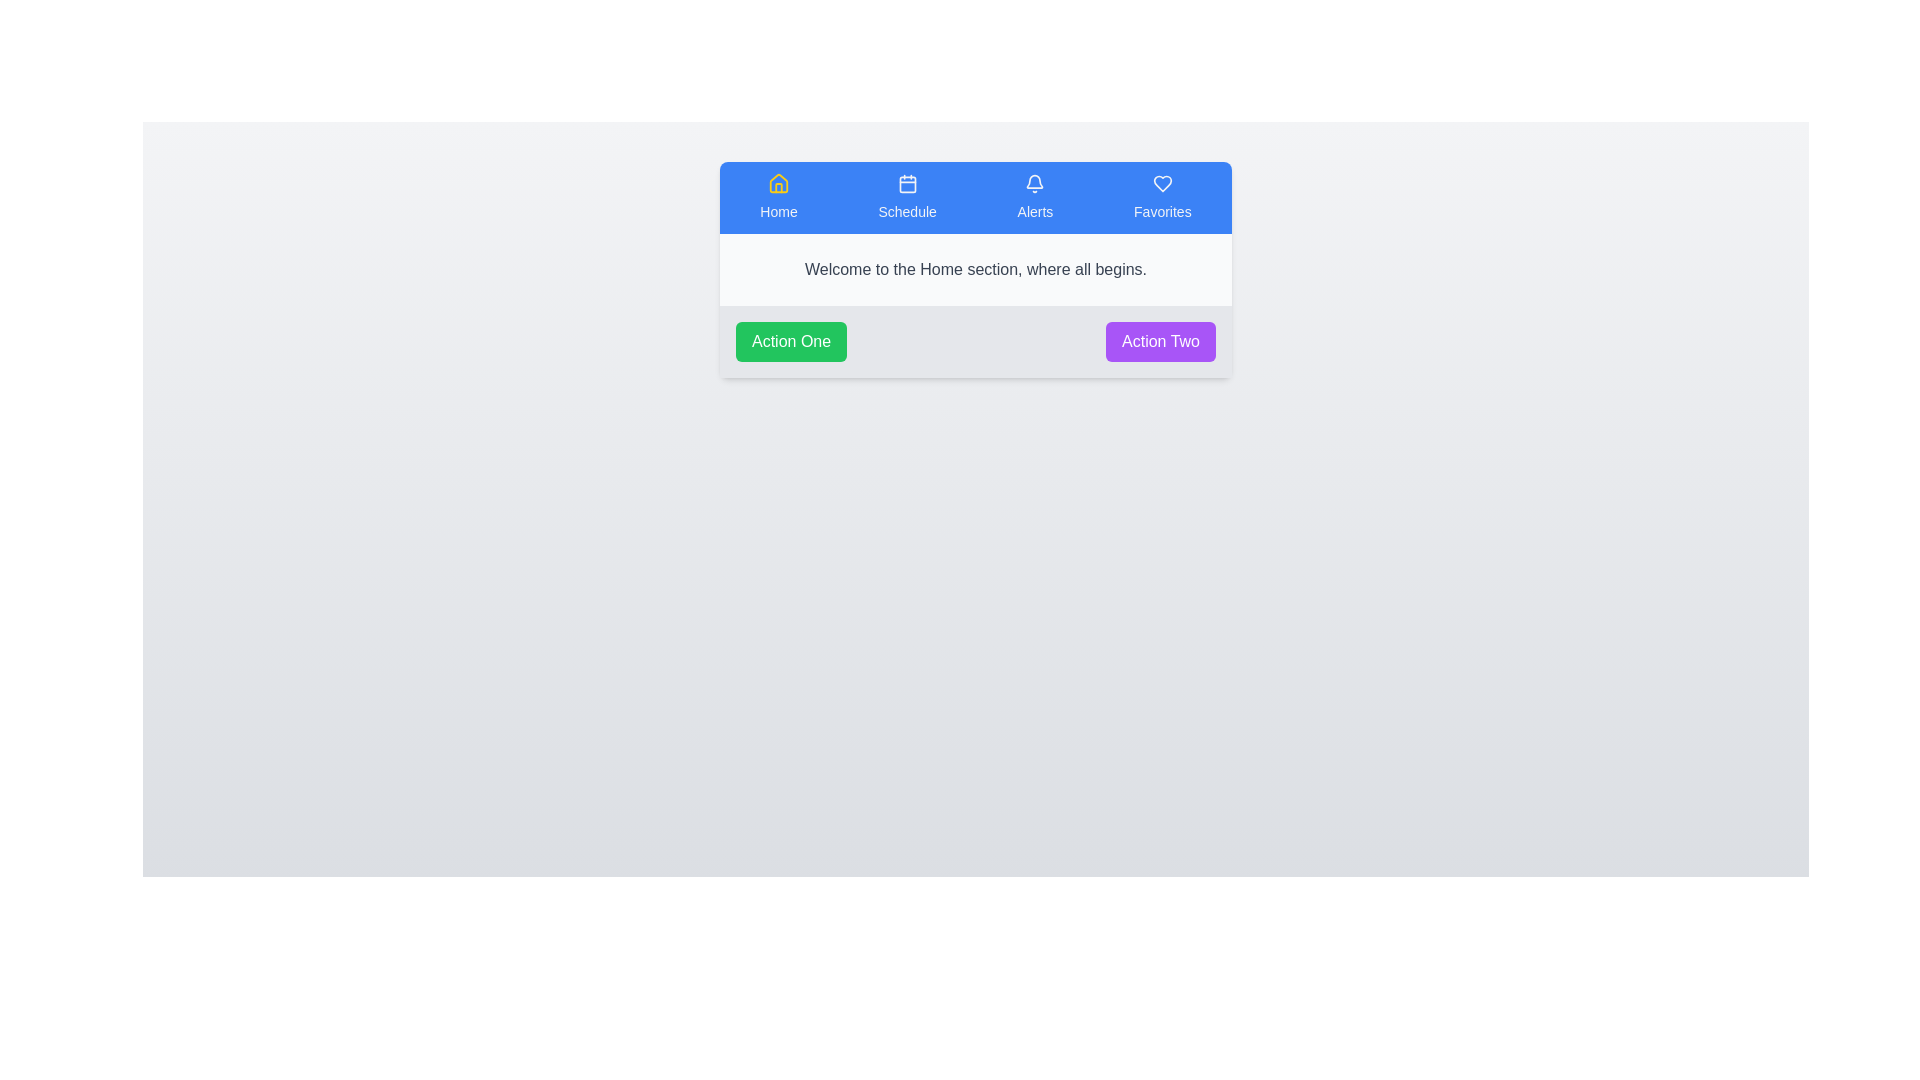 The width and height of the screenshot is (1920, 1080). I want to click on the action button Action Two, so click(1161, 341).